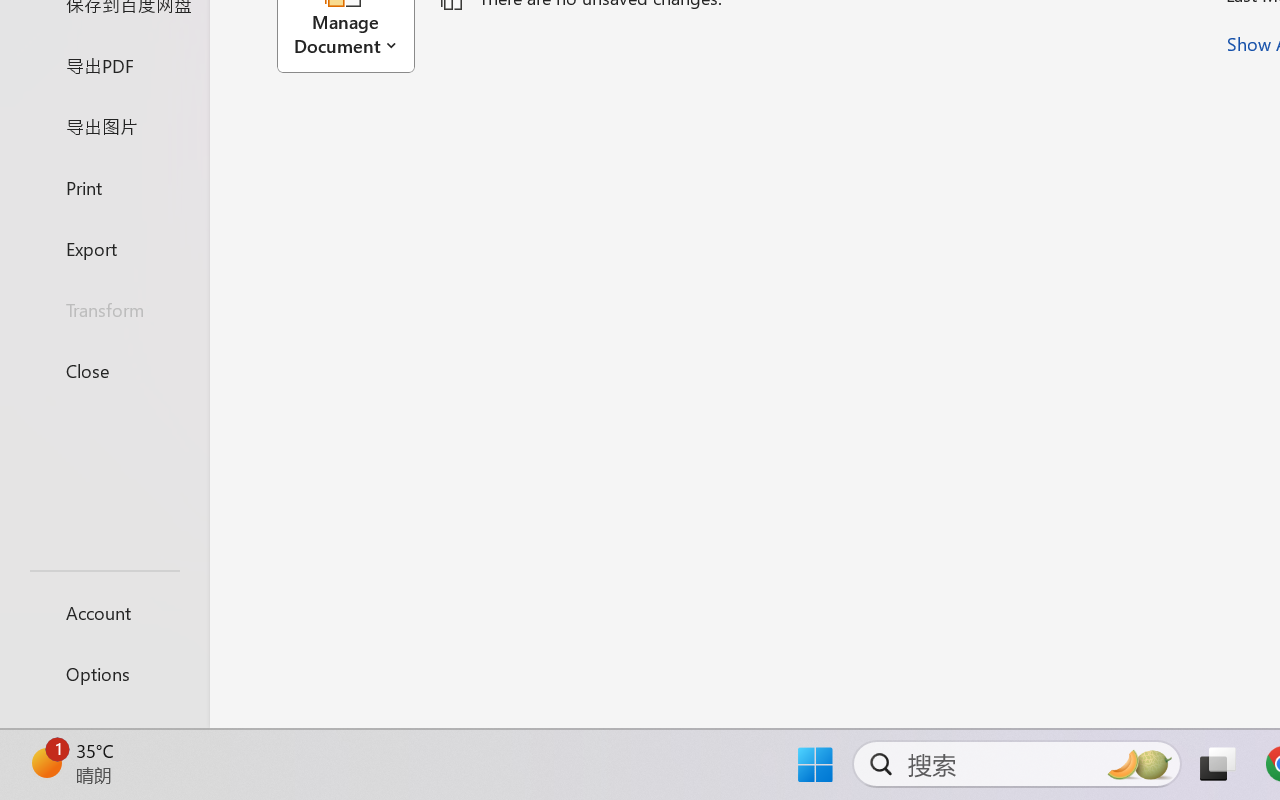 The image size is (1280, 800). What do you see at coordinates (103, 612) in the screenshot?
I see `'Account'` at bounding box center [103, 612].